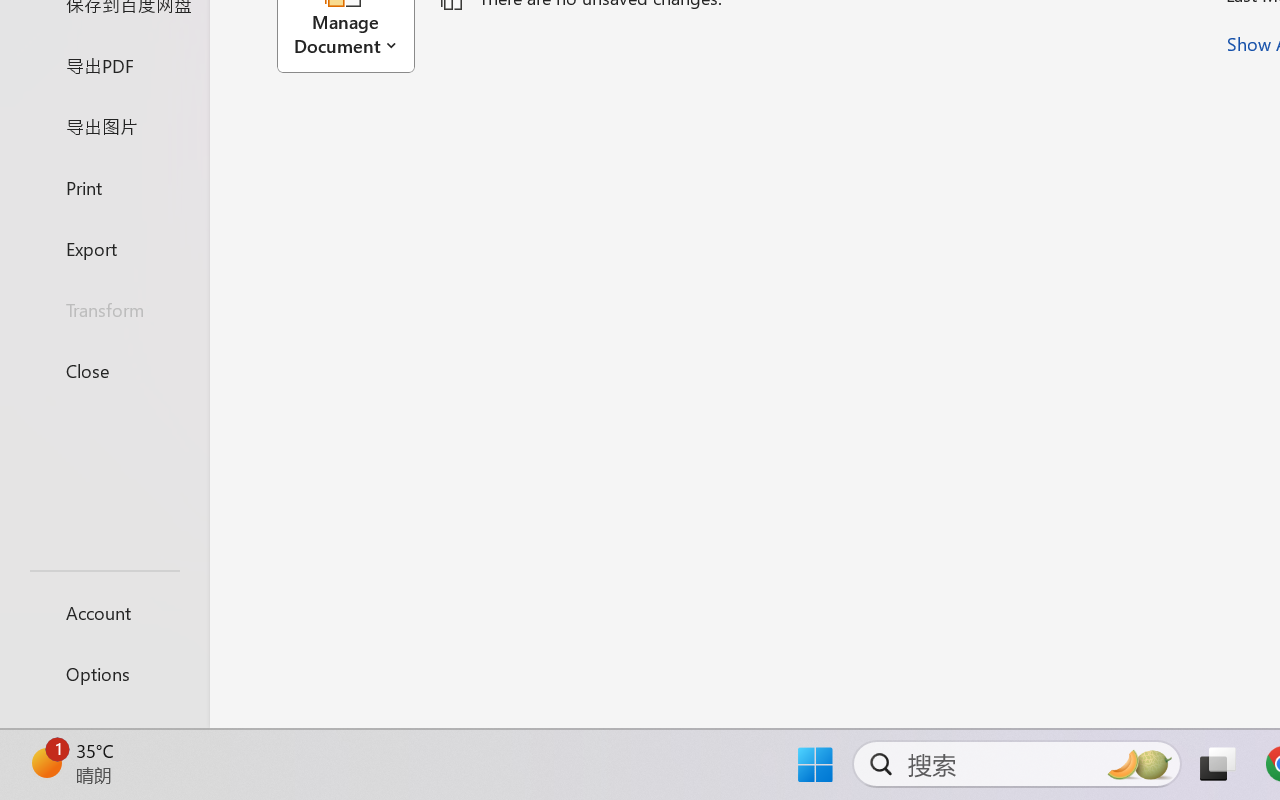 The image size is (1280, 800). What do you see at coordinates (103, 612) in the screenshot?
I see `'Account'` at bounding box center [103, 612].